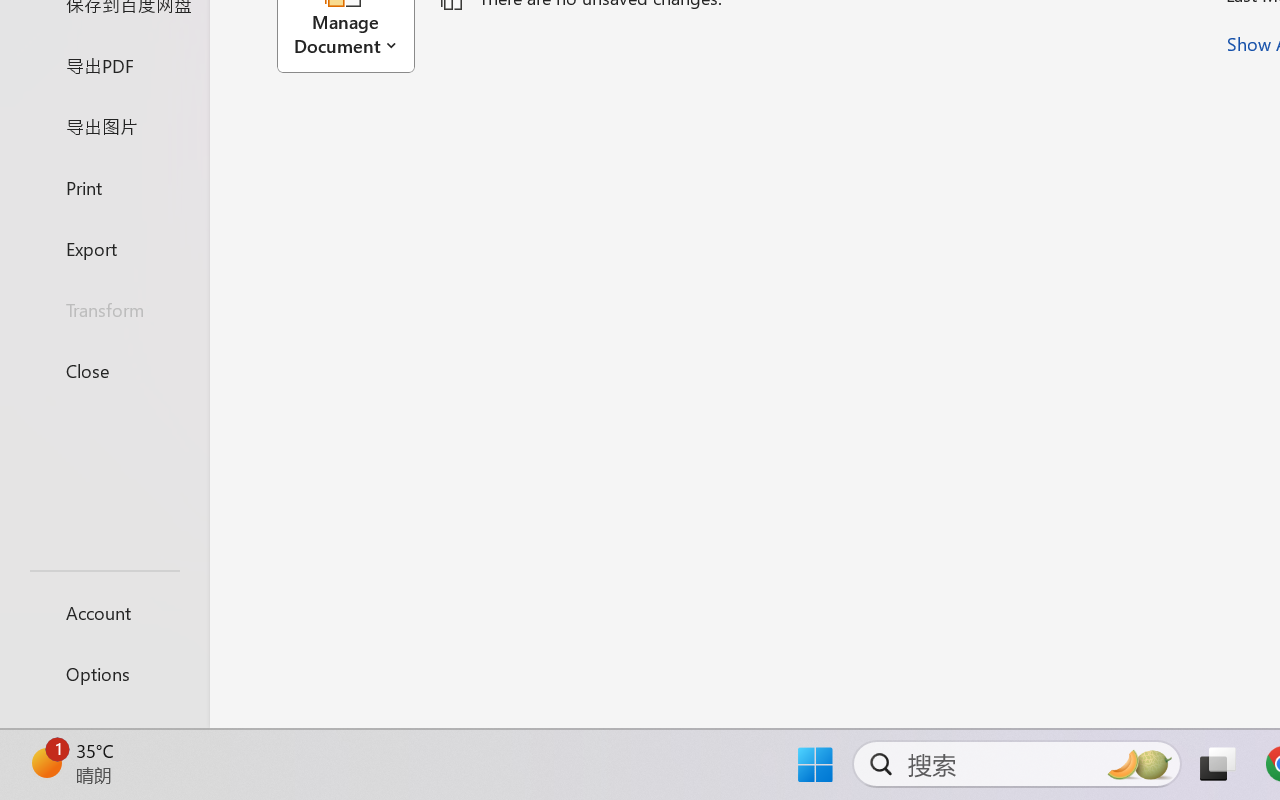 The image size is (1280, 800). What do you see at coordinates (103, 612) in the screenshot?
I see `'Account'` at bounding box center [103, 612].